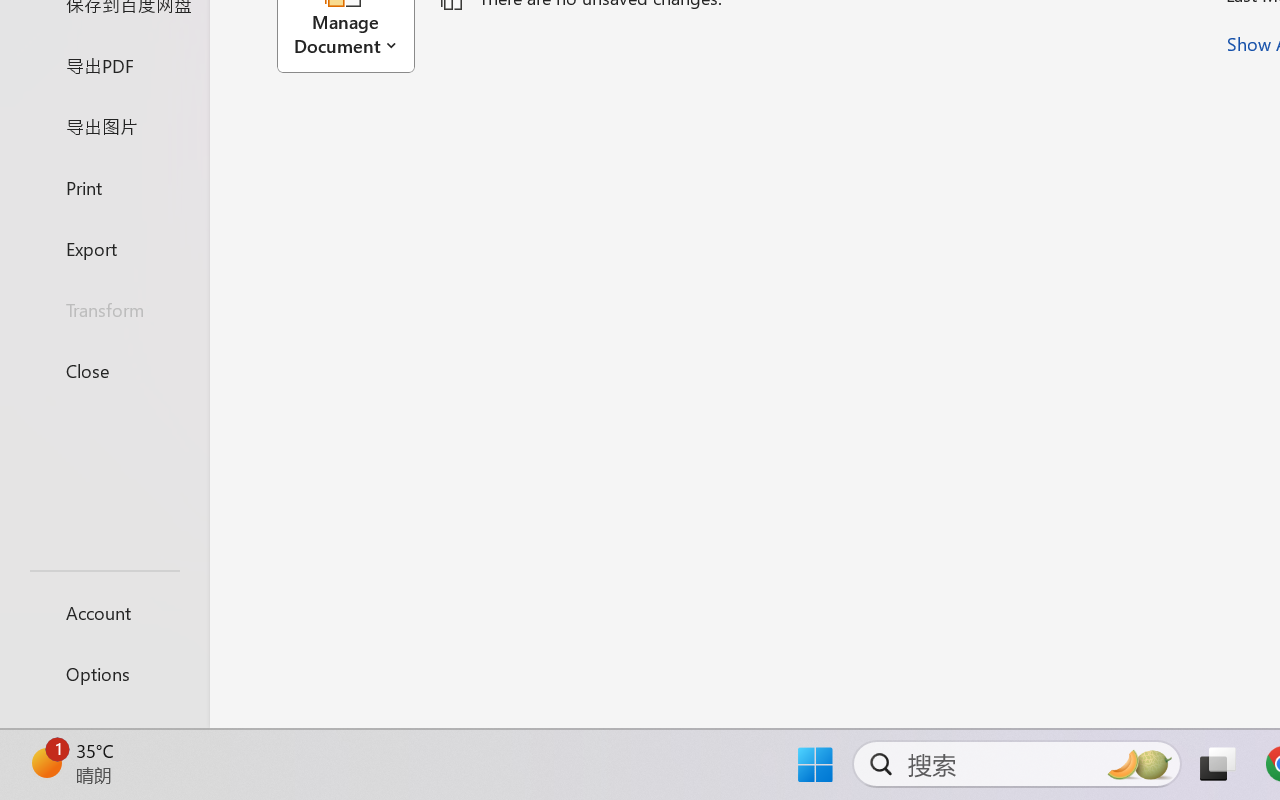 The image size is (1280, 800). What do you see at coordinates (103, 612) in the screenshot?
I see `'Account'` at bounding box center [103, 612].